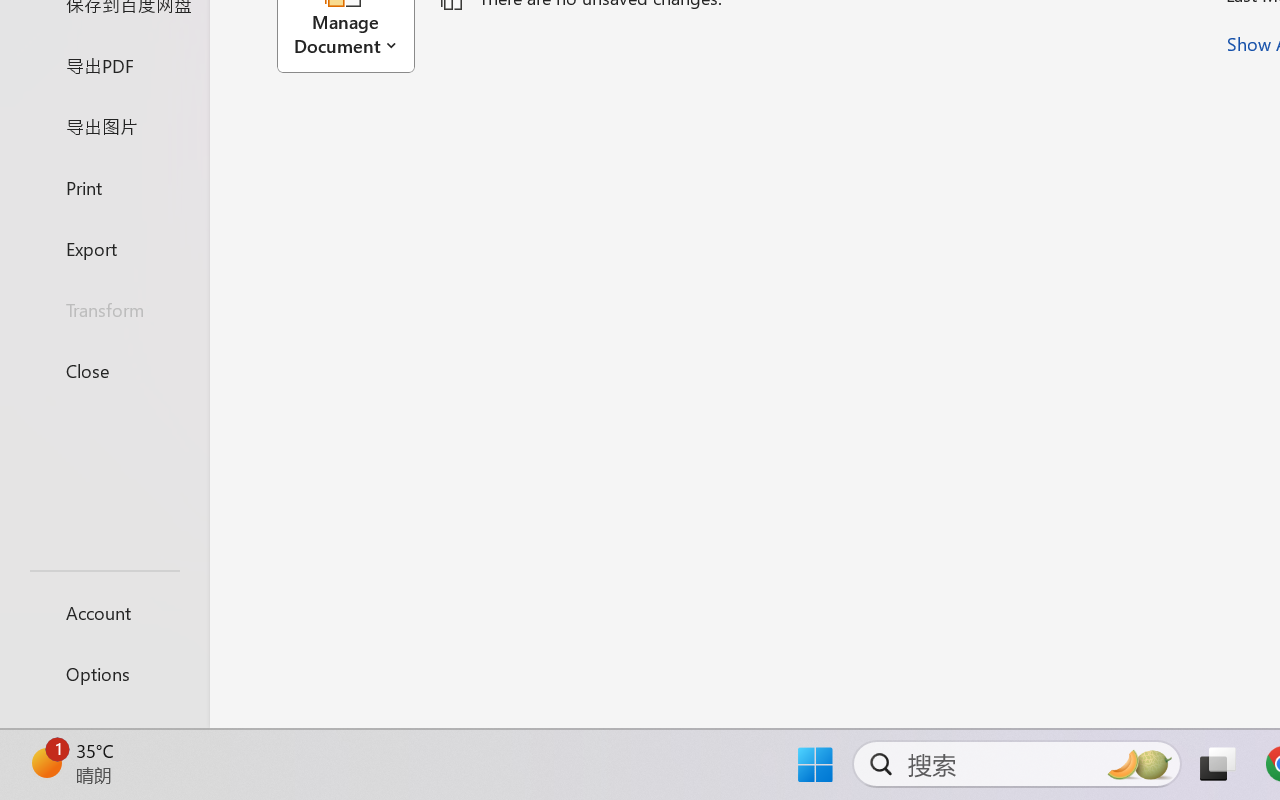 The image size is (1280, 800). What do you see at coordinates (103, 612) in the screenshot?
I see `'Account'` at bounding box center [103, 612].